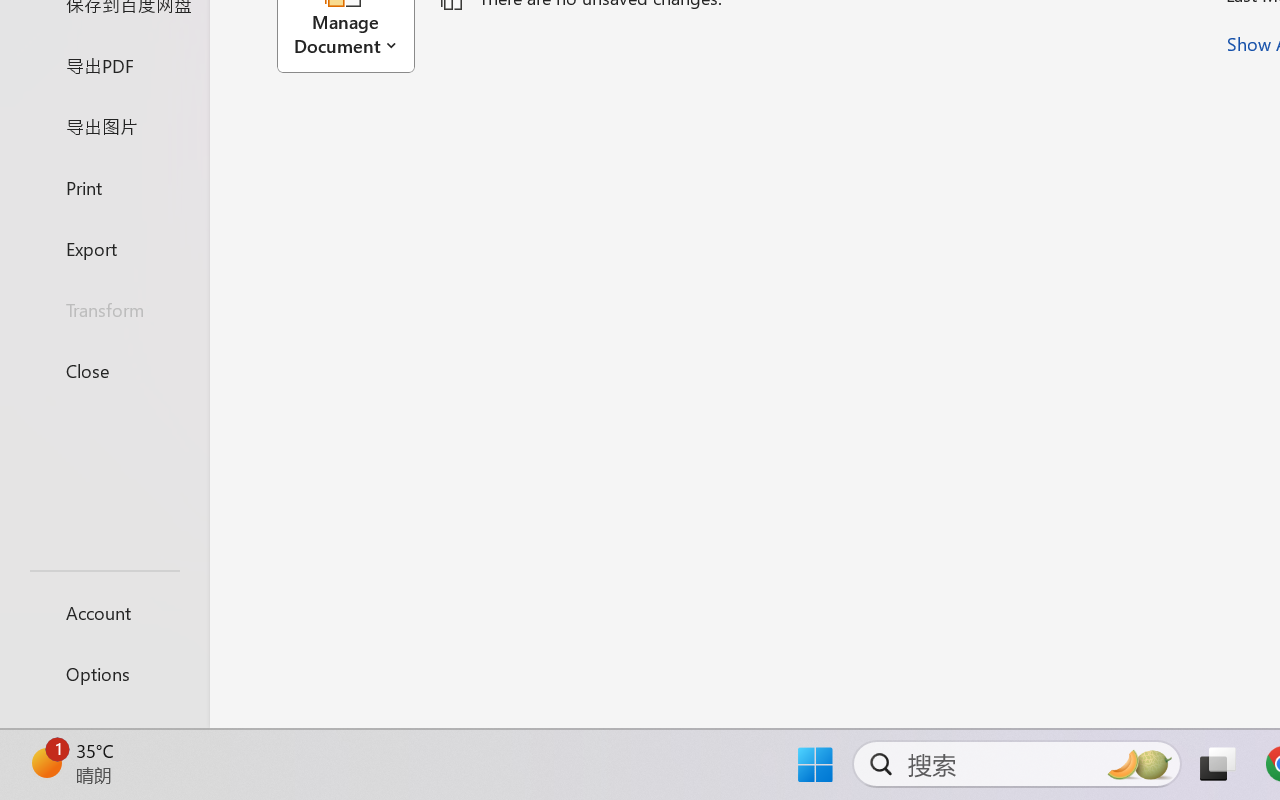 The image size is (1280, 800). What do you see at coordinates (103, 612) in the screenshot?
I see `'Account'` at bounding box center [103, 612].